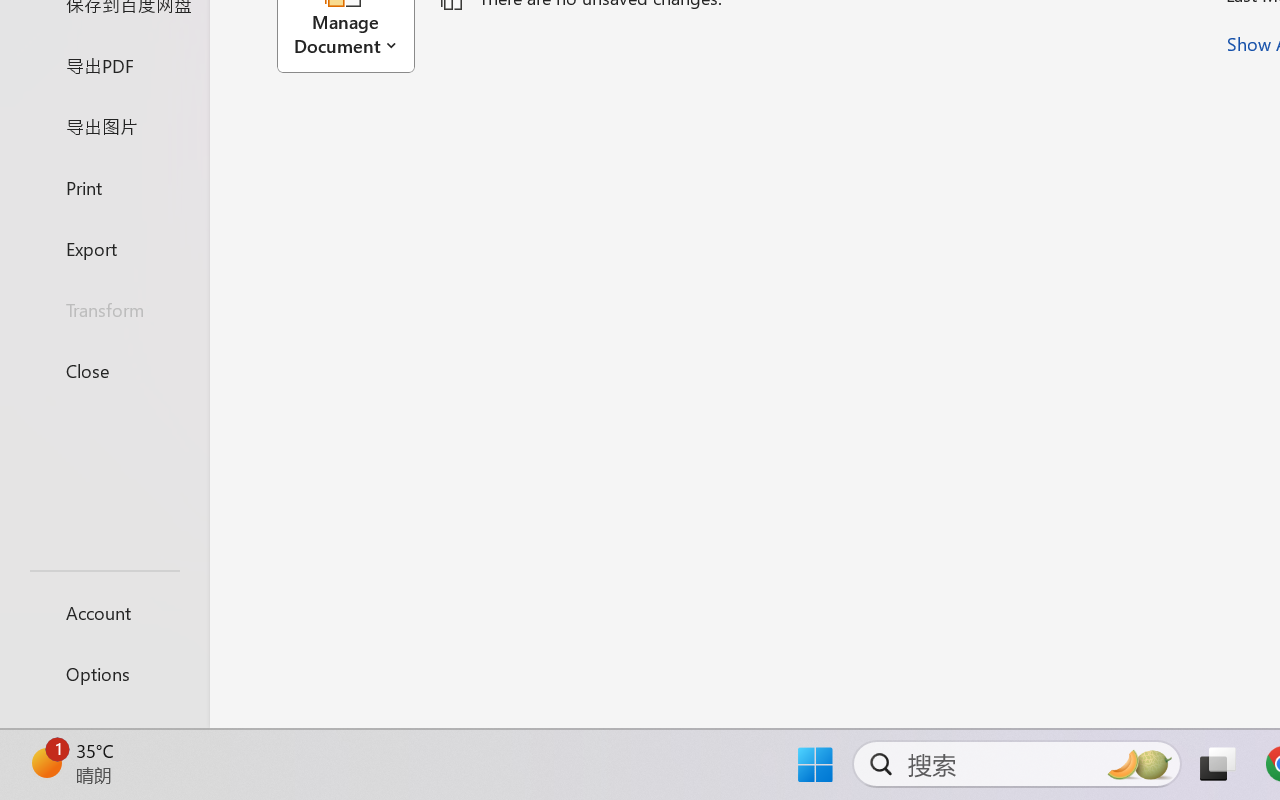 The image size is (1280, 800). What do you see at coordinates (103, 612) in the screenshot?
I see `'Account'` at bounding box center [103, 612].